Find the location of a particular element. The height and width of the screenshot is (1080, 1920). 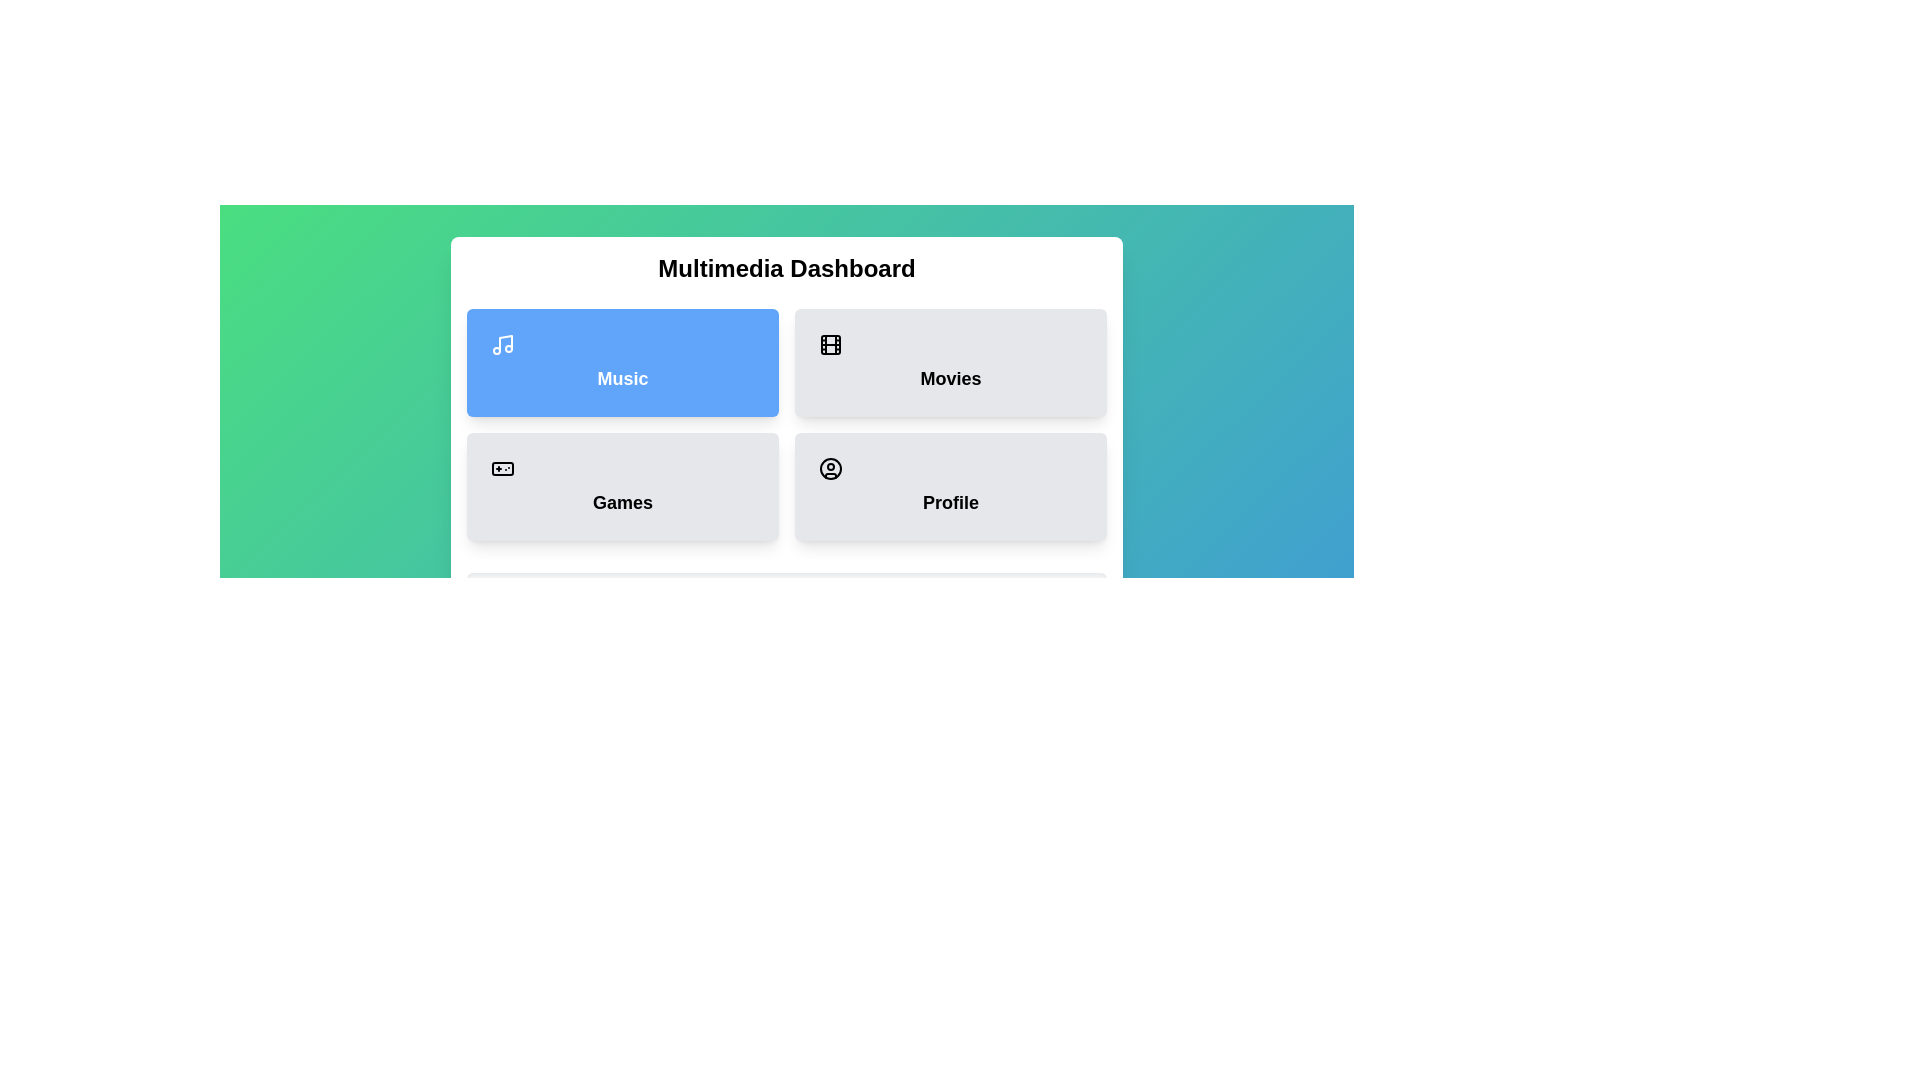

the Profile button to display its description is located at coordinates (949, 486).